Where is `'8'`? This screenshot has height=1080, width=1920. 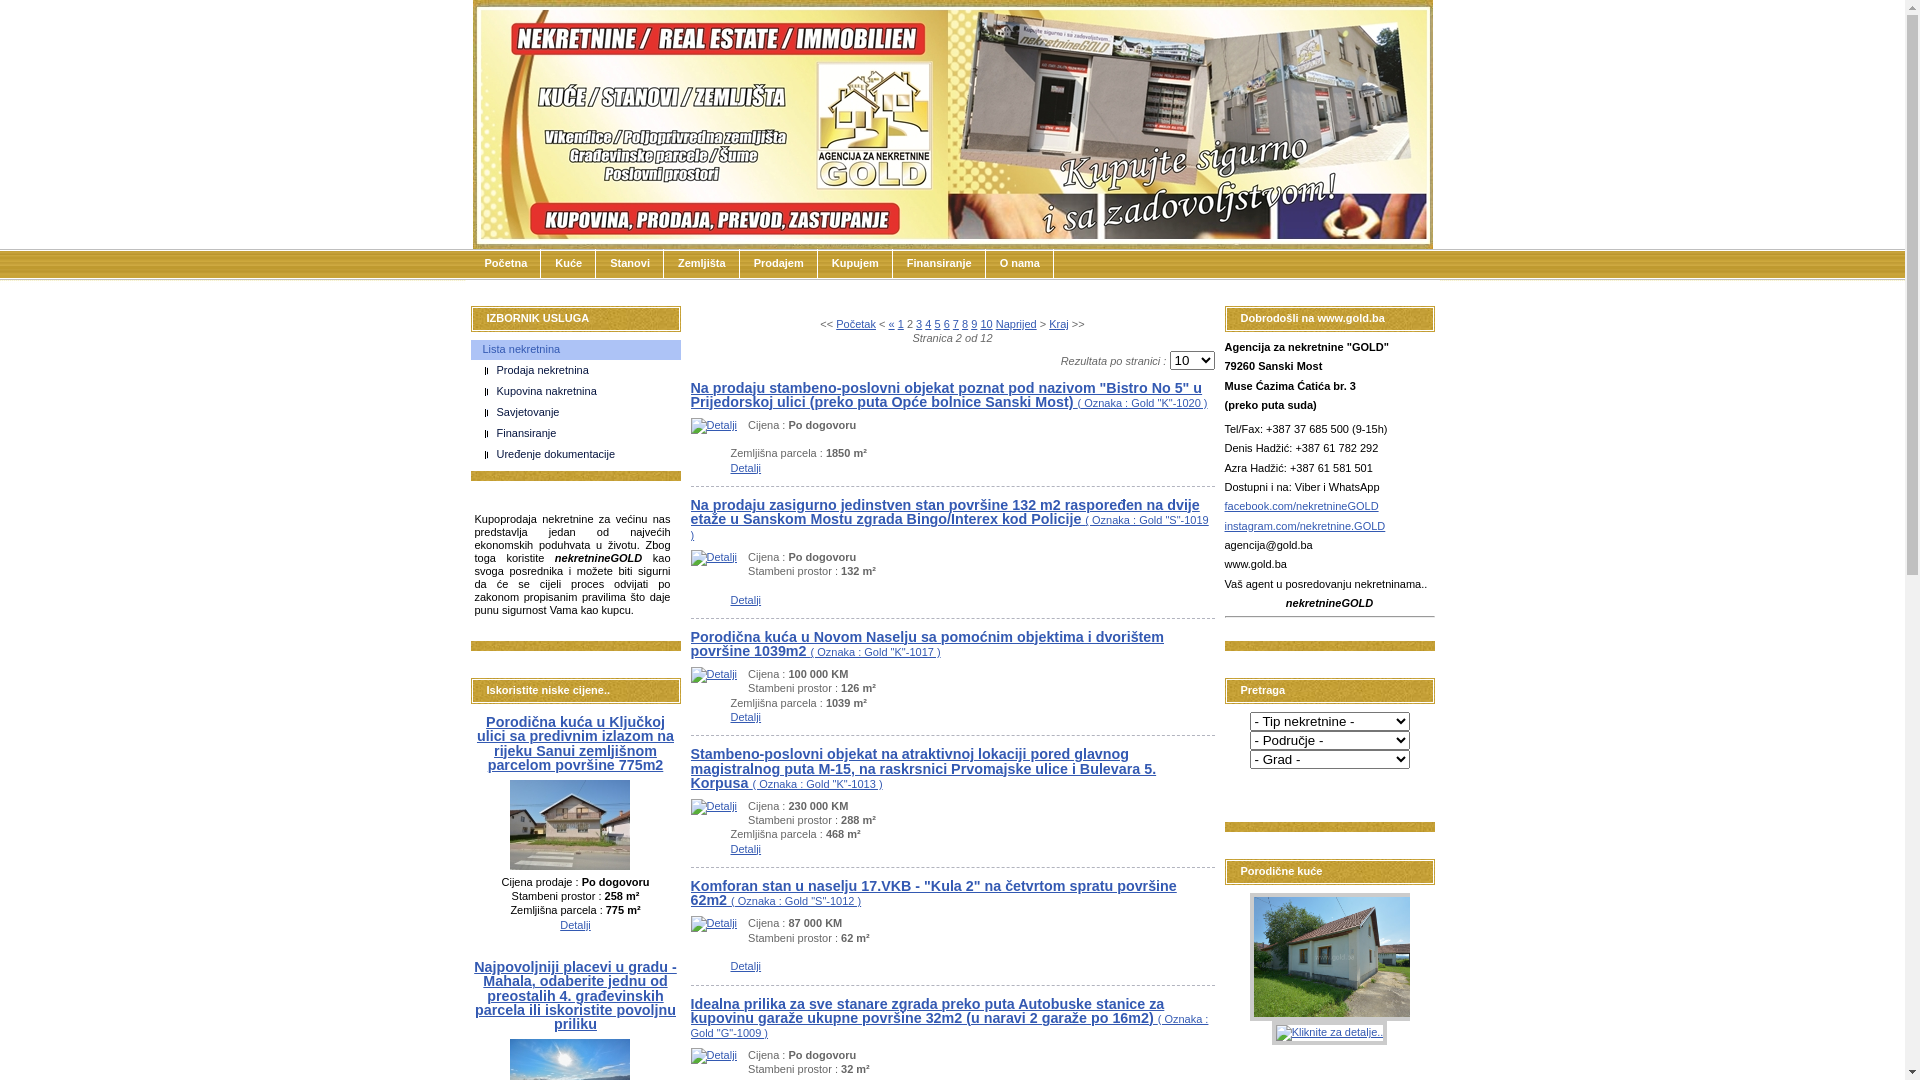
'8' is located at coordinates (961, 323).